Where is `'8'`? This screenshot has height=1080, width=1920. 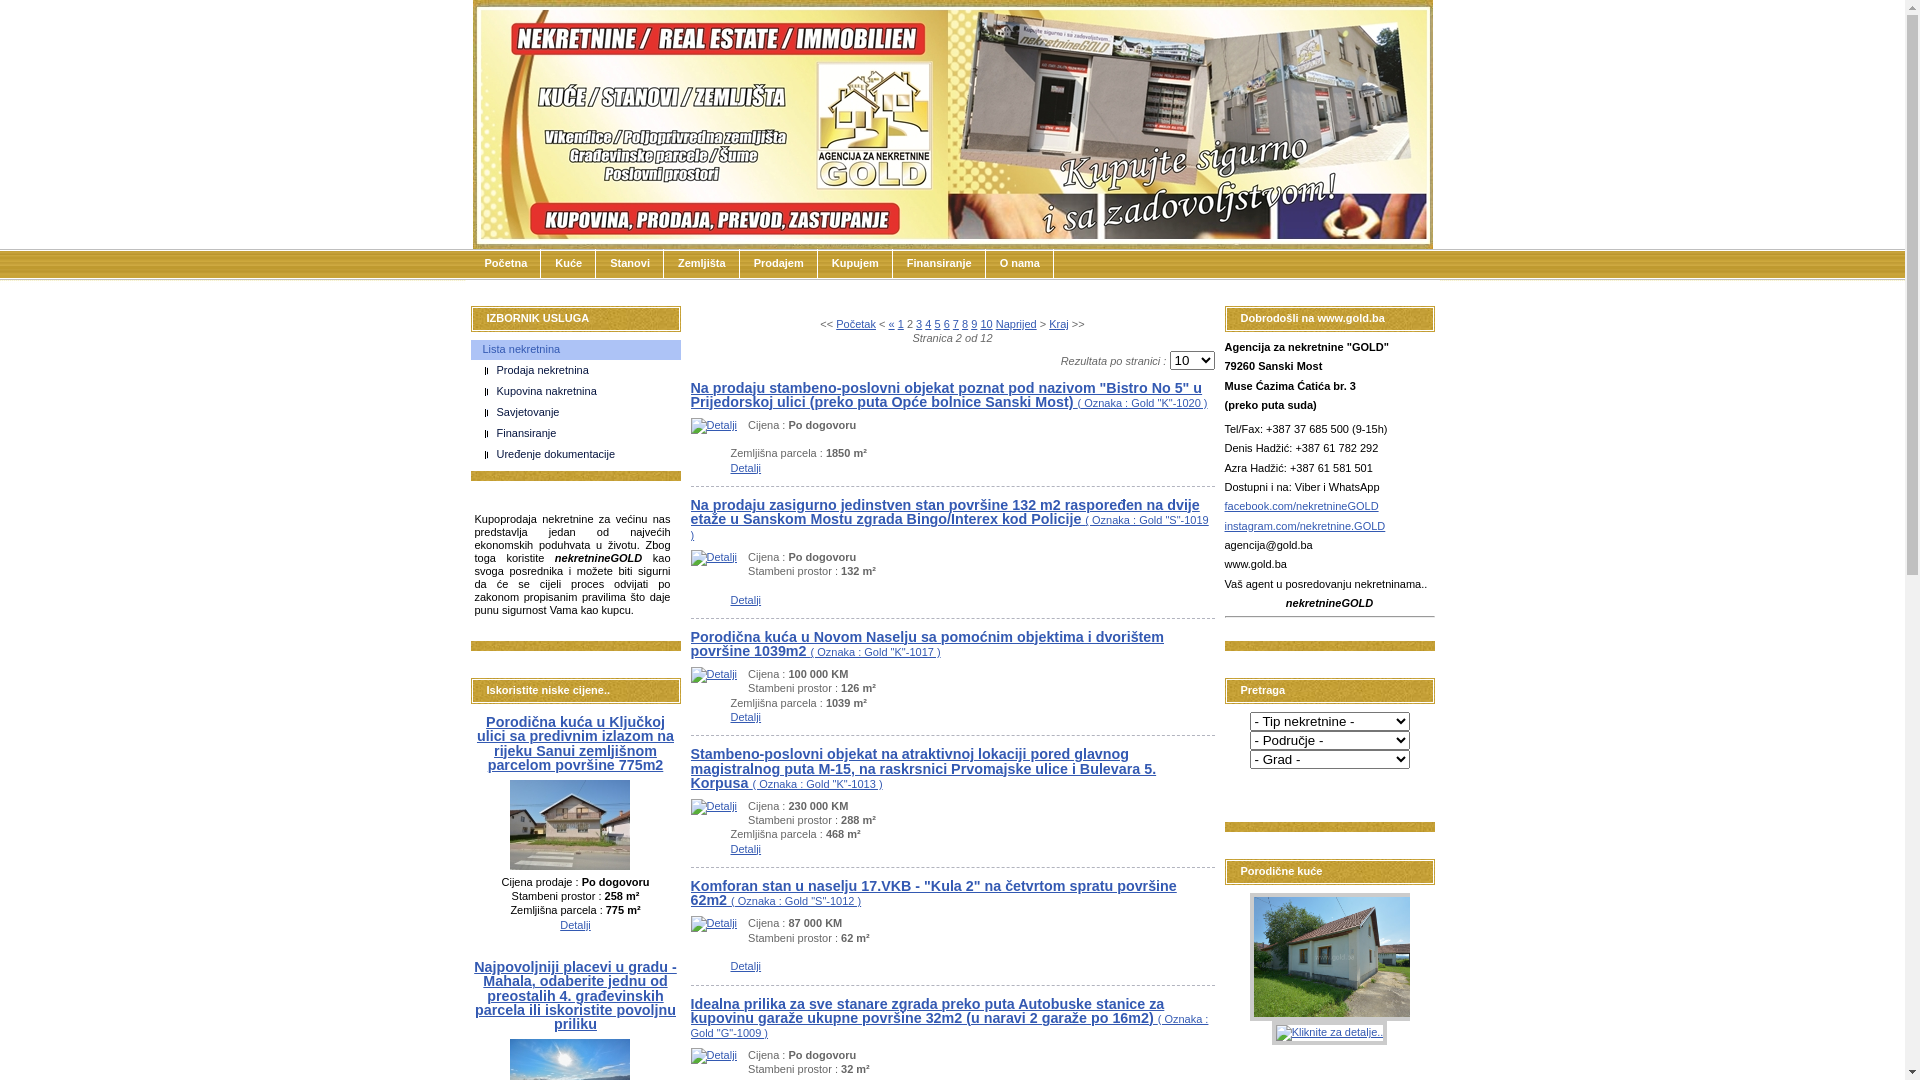
'8' is located at coordinates (961, 323).